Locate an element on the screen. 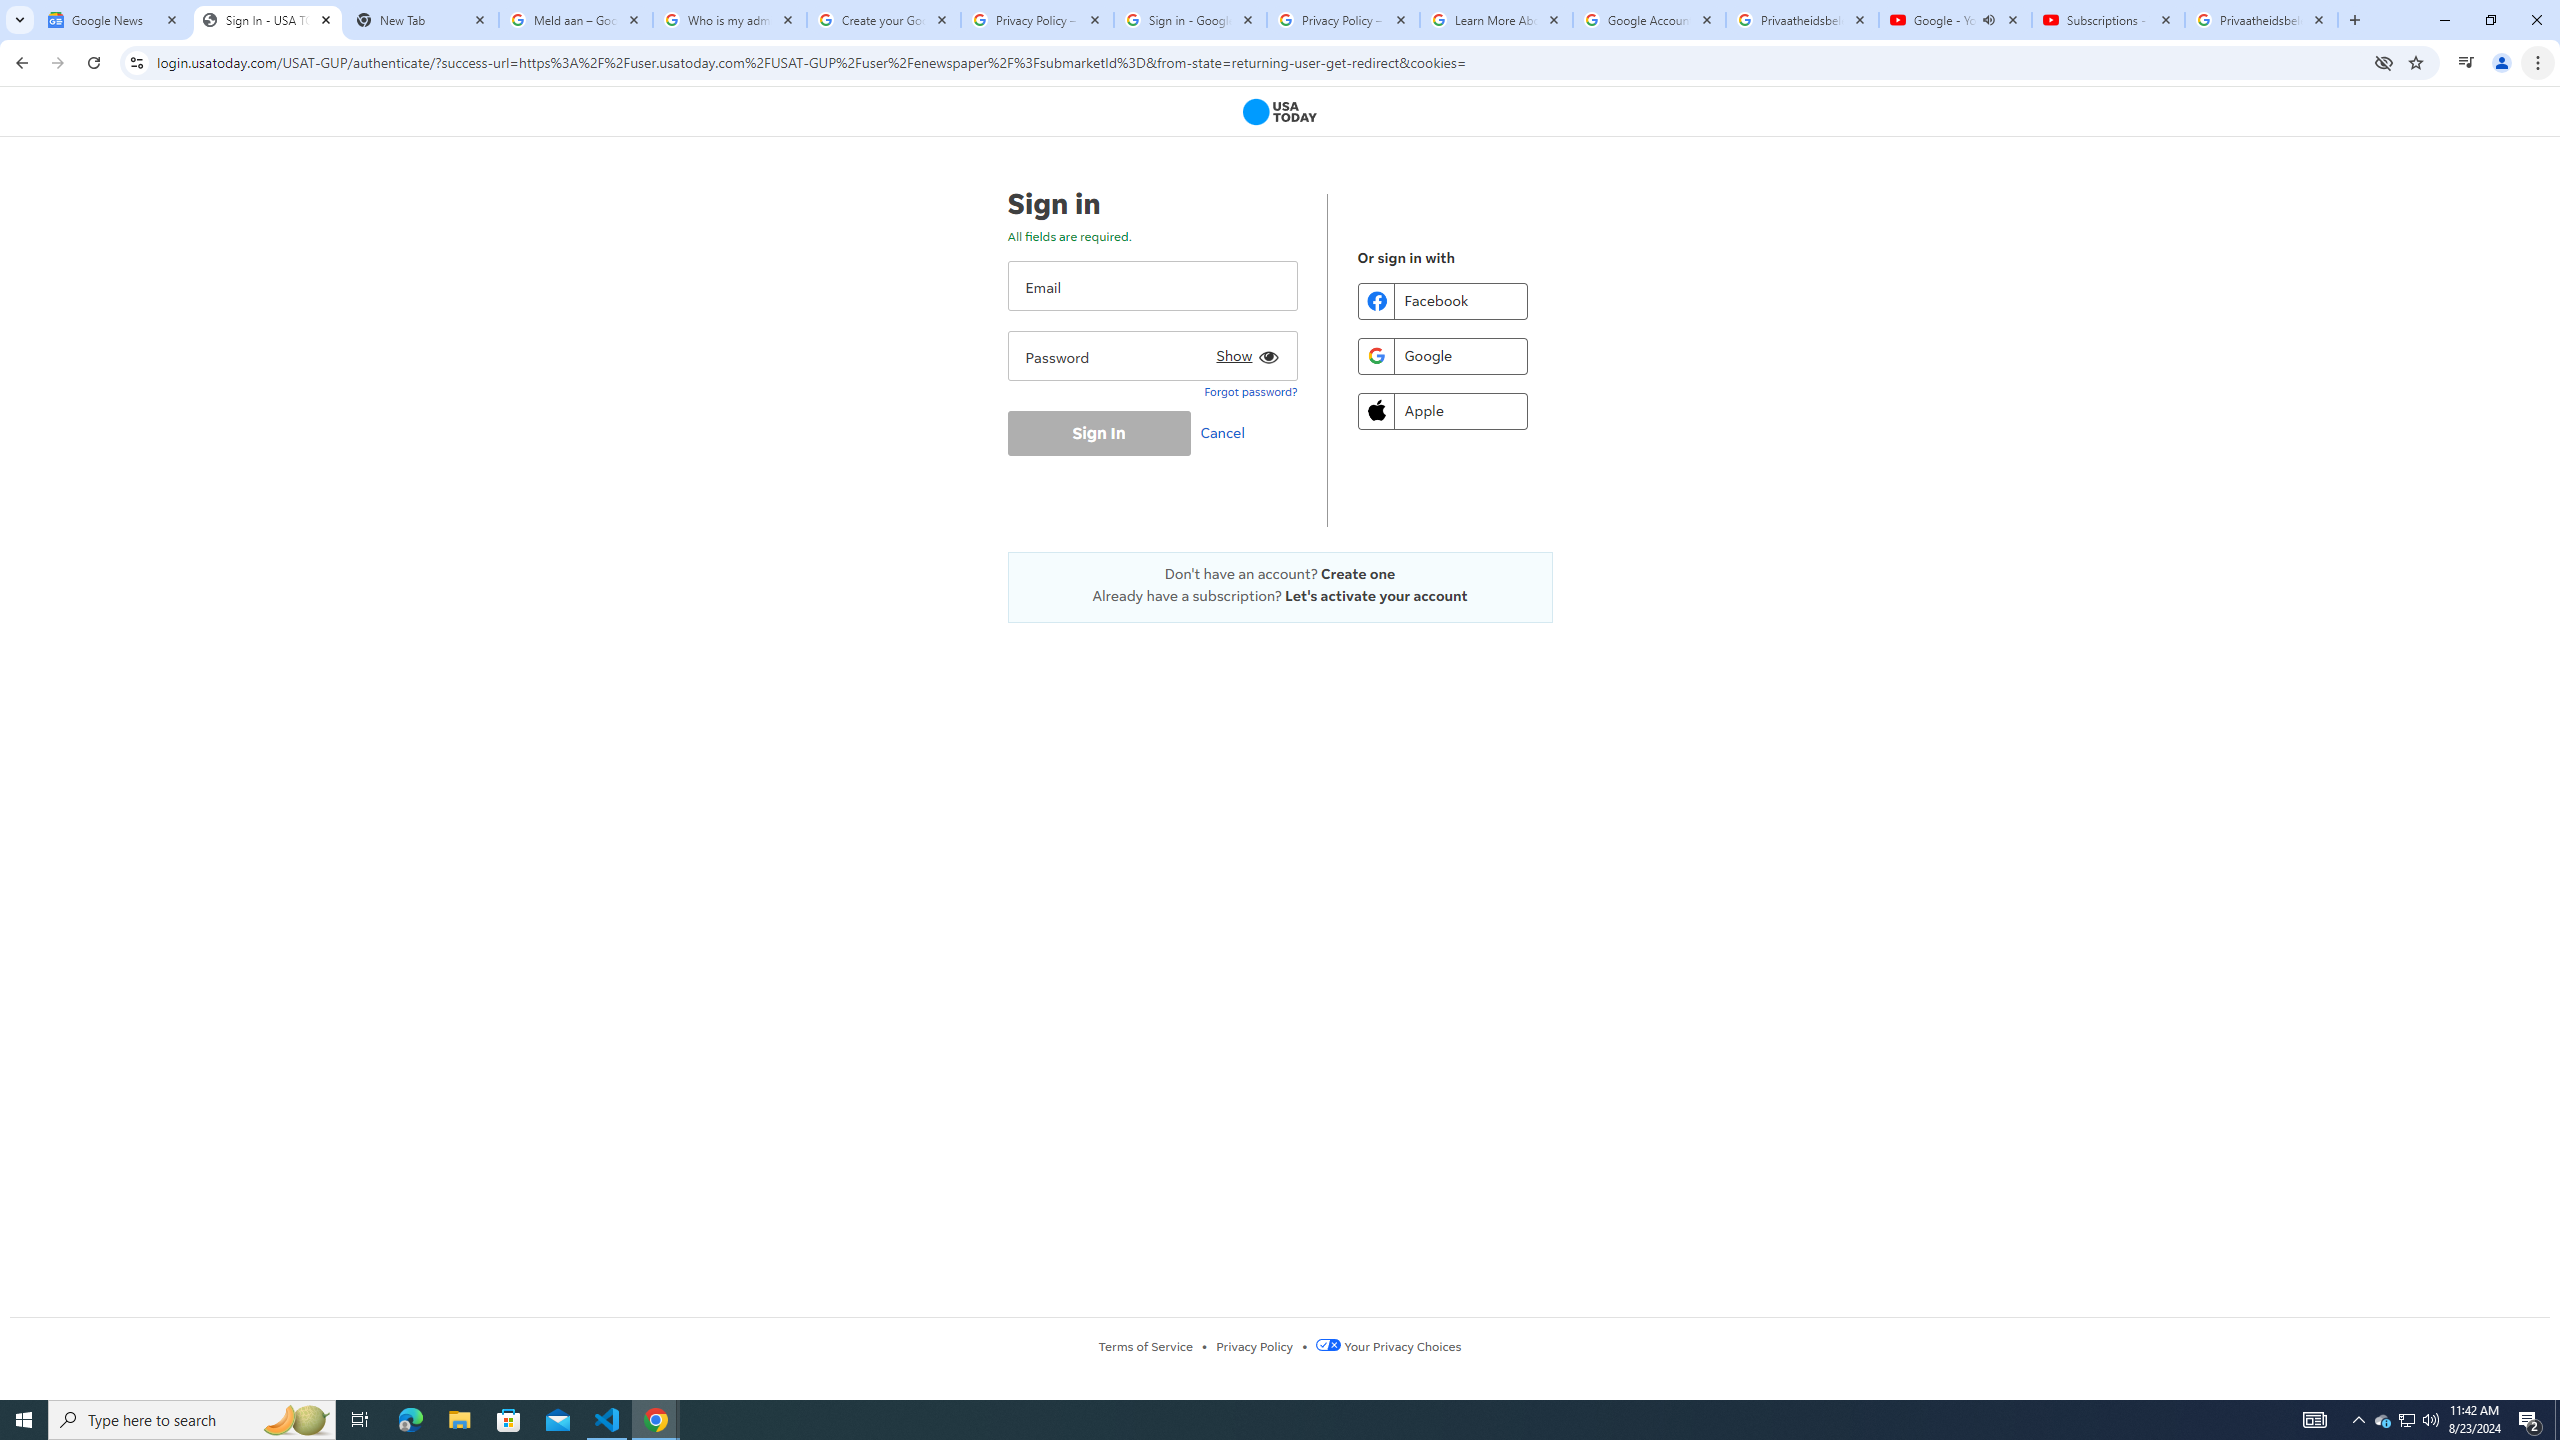  'Who is my administrator? - Google Account Help' is located at coordinates (729, 19).